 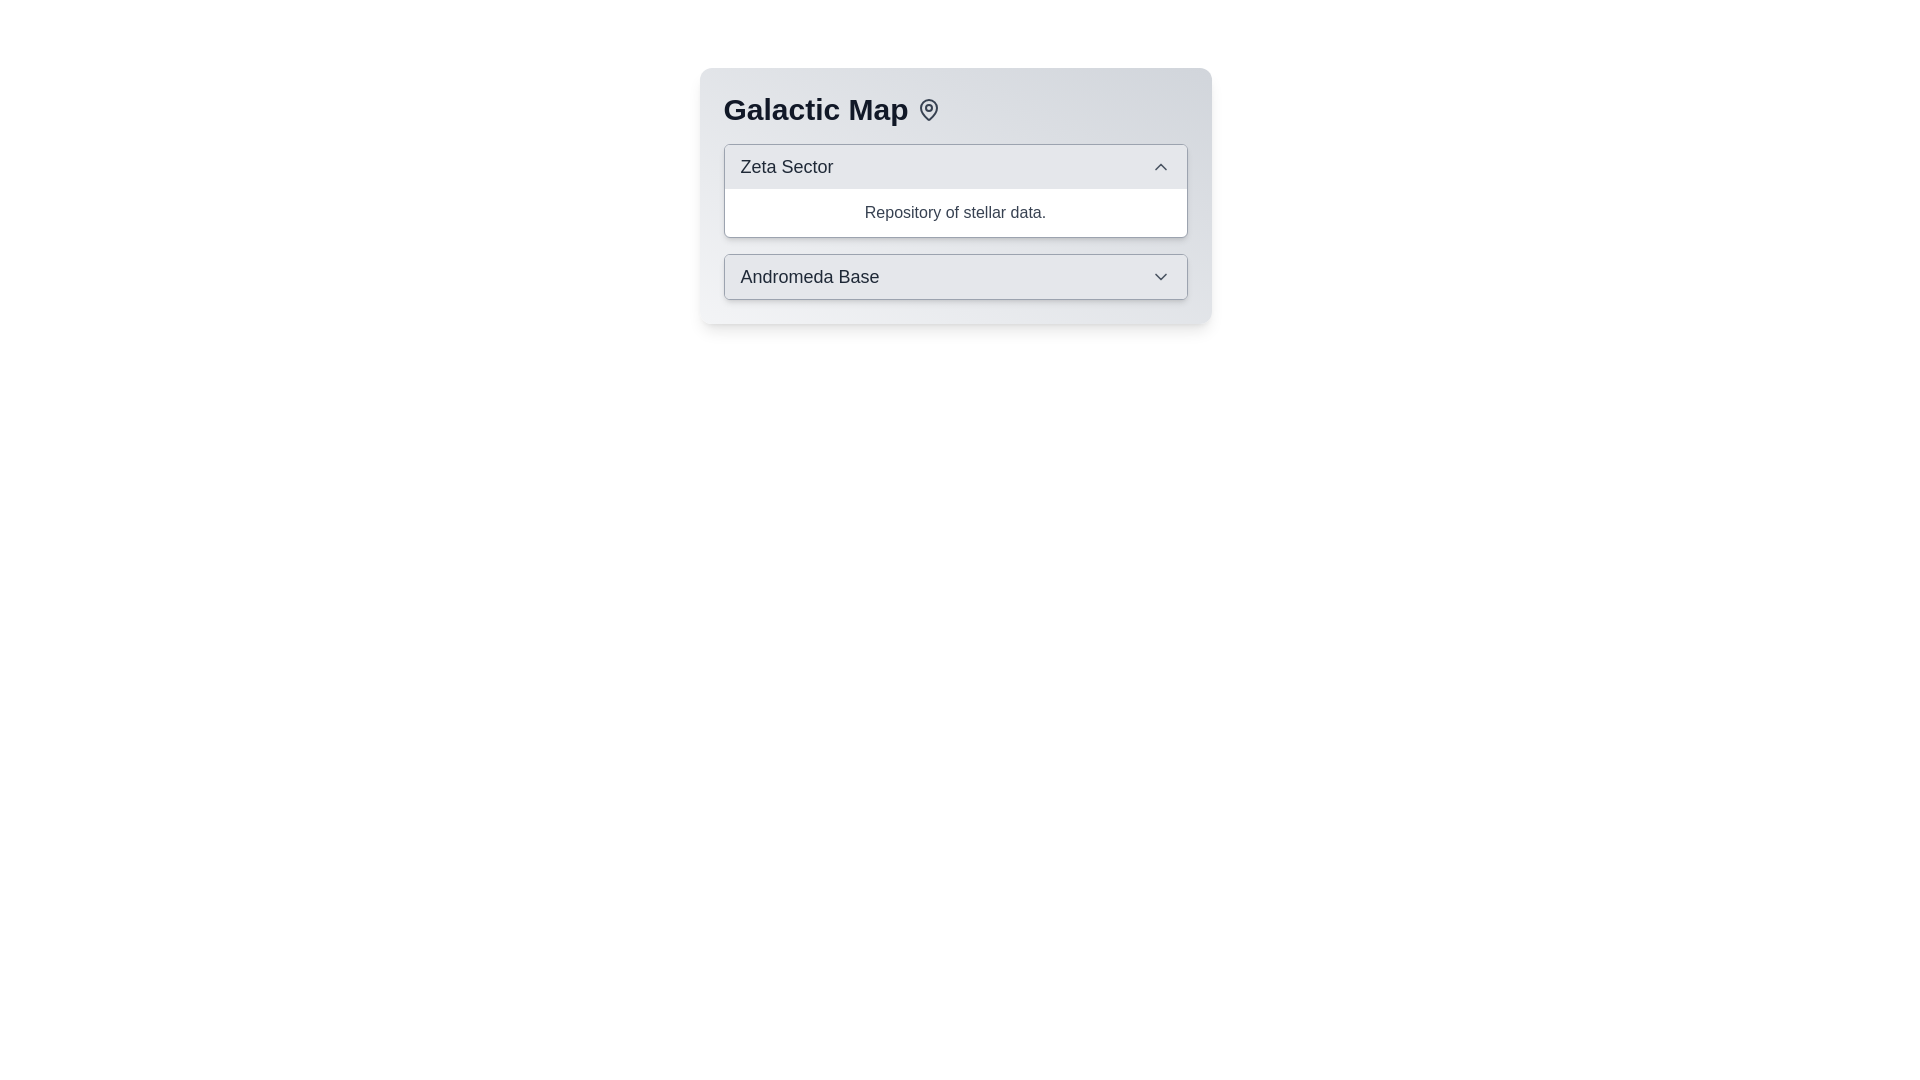 I want to click on the collapsible dropdown menu header for the 'Zeta Sector' located at the top of the 'Galactic Map' card-like structure, so click(x=954, y=165).